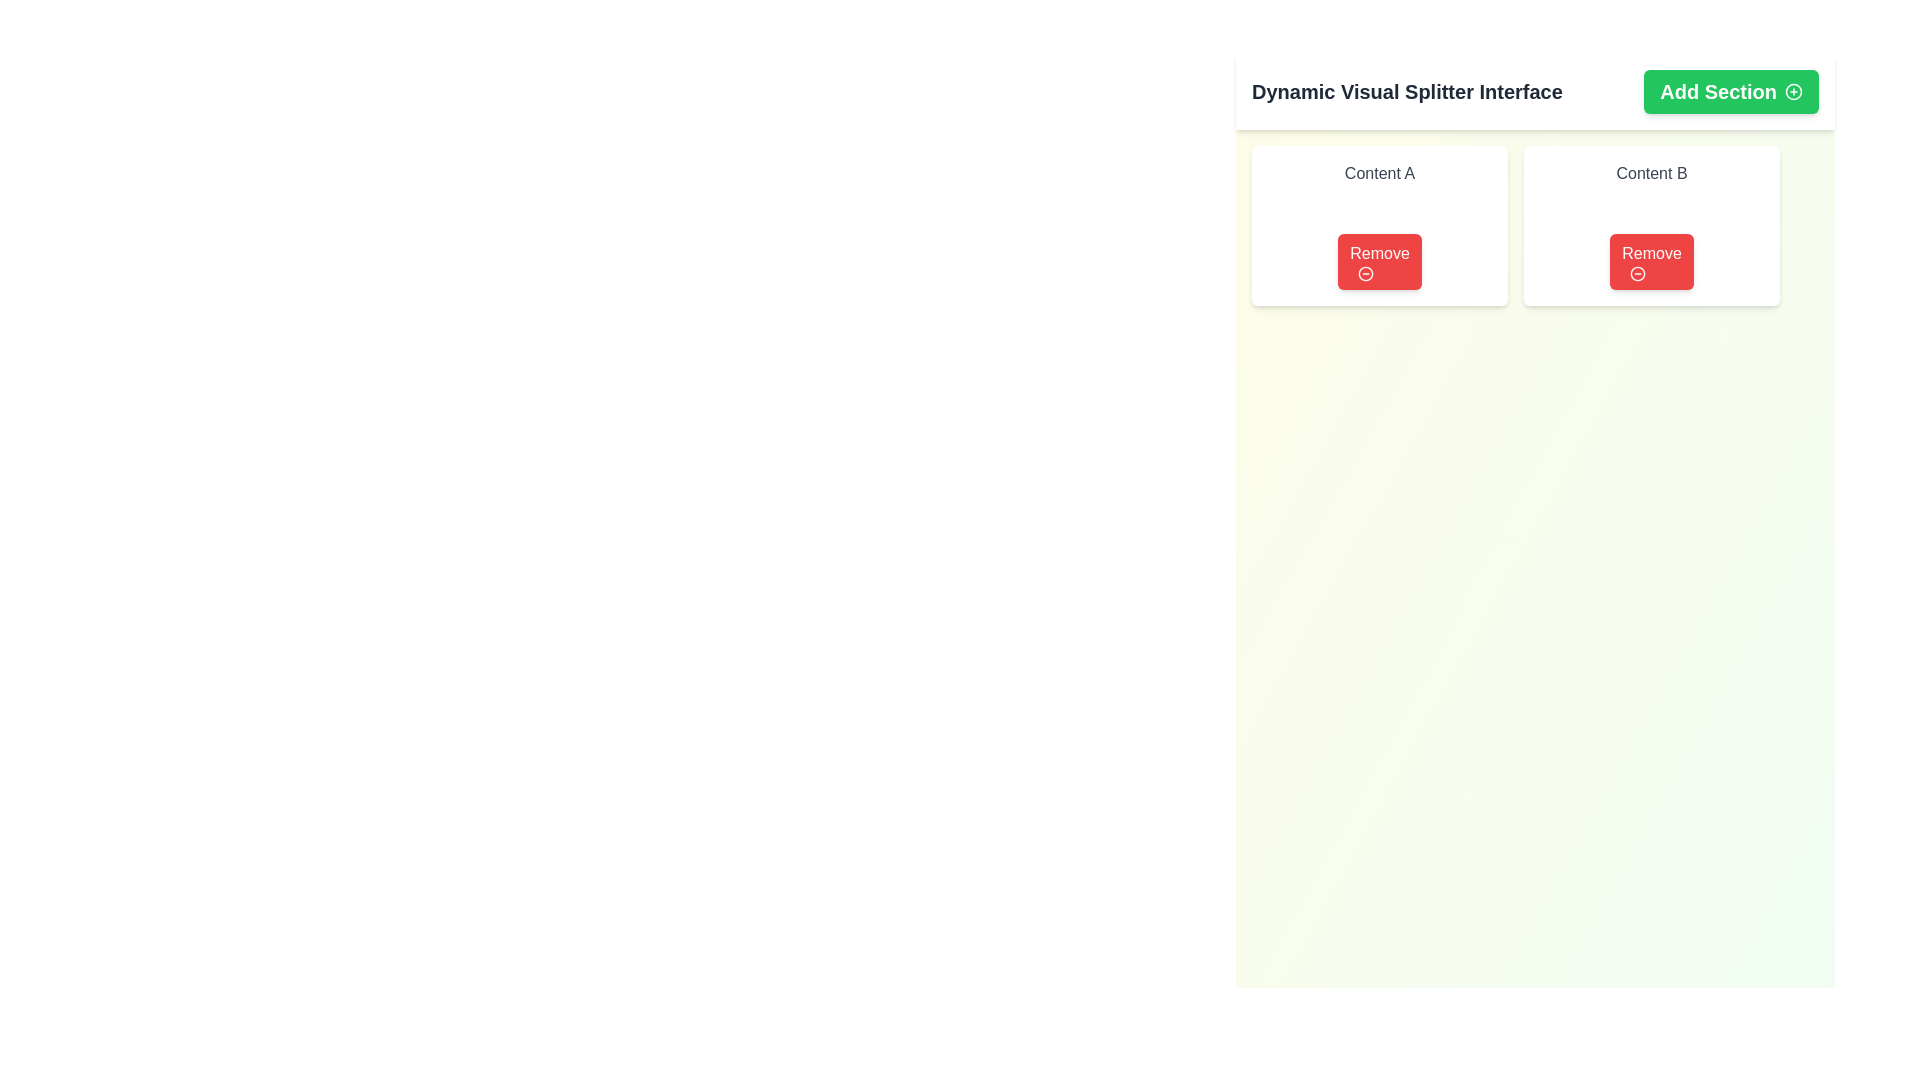 This screenshot has width=1920, height=1080. What do you see at coordinates (1730, 92) in the screenshot?
I see `the button located at the top-right corner of the main interface, adjacent to the text 'Dynamic Visual Splitter Interface'` at bounding box center [1730, 92].